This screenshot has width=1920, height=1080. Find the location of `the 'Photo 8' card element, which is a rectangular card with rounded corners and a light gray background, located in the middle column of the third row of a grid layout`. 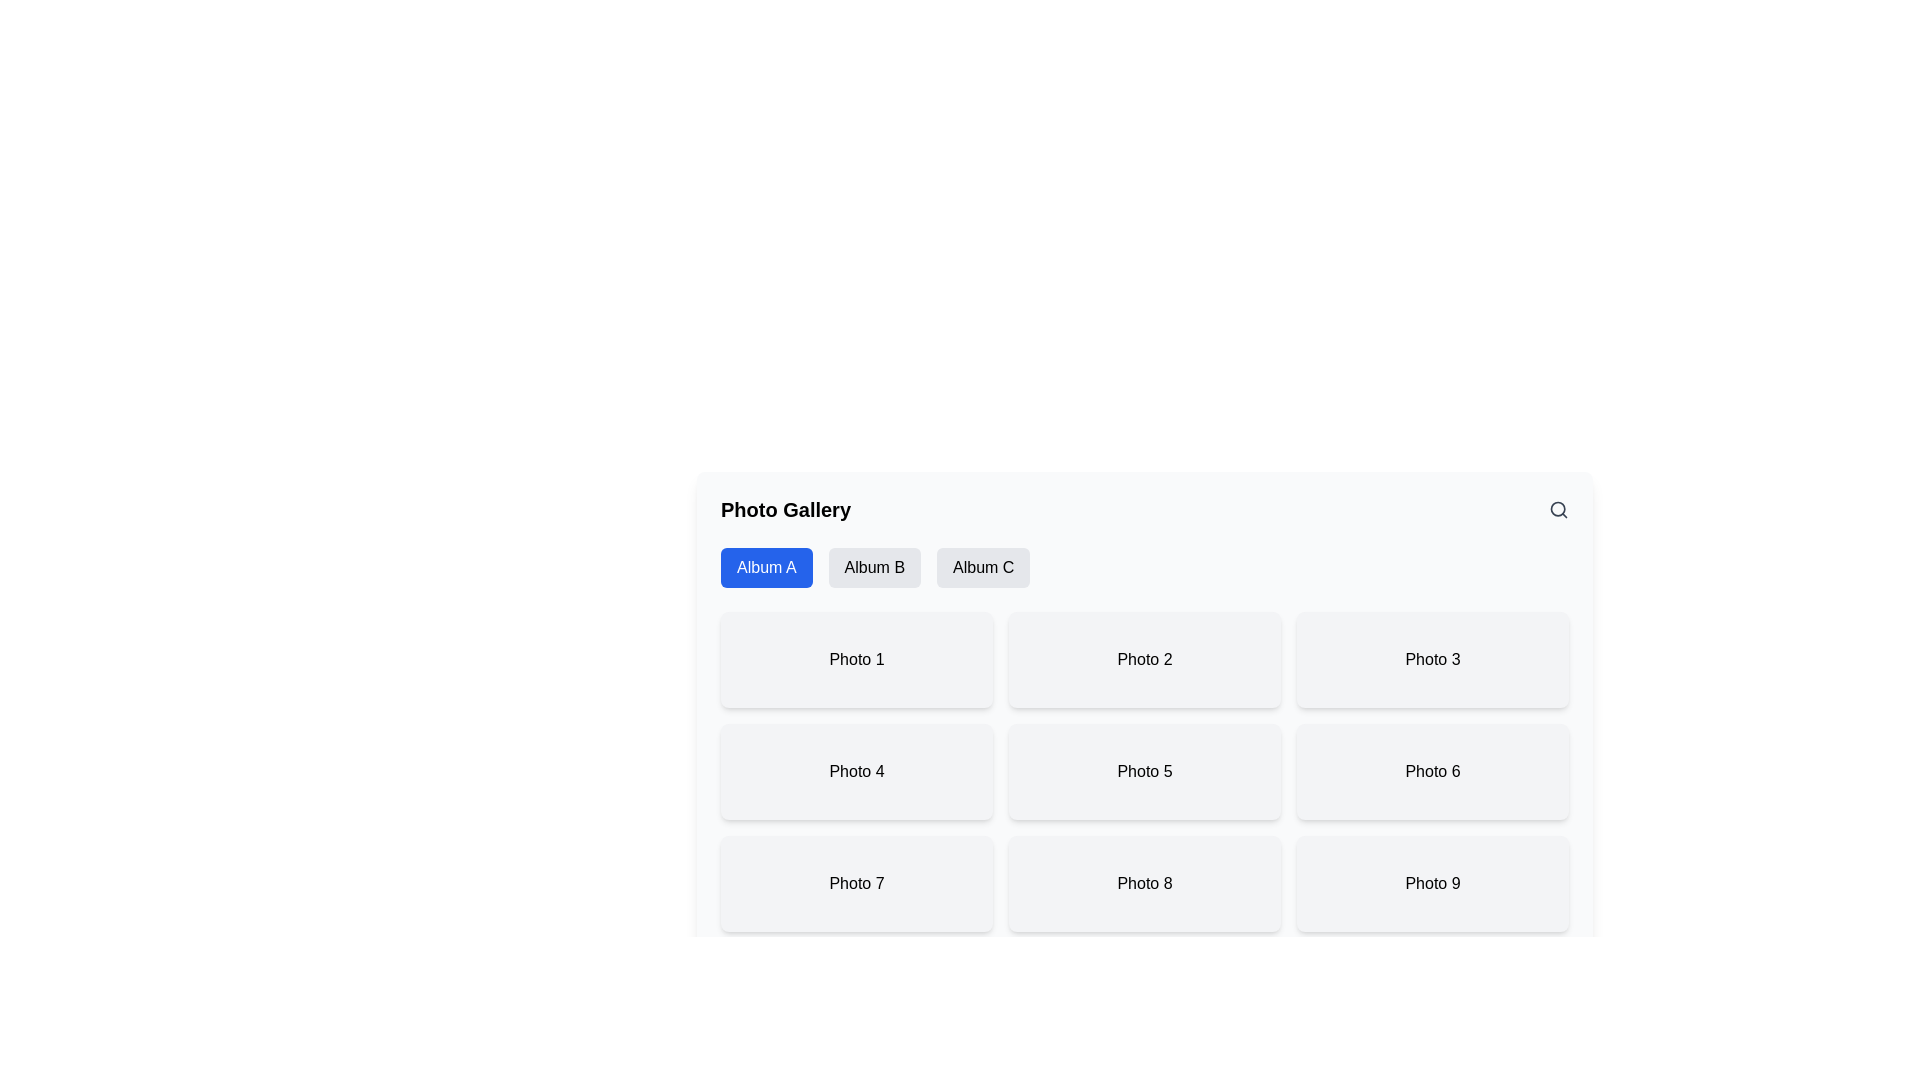

the 'Photo 8' card element, which is a rectangular card with rounded corners and a light gray background, located in the middle column of the third row of a grid layout is located at coordinates (1145, 882).